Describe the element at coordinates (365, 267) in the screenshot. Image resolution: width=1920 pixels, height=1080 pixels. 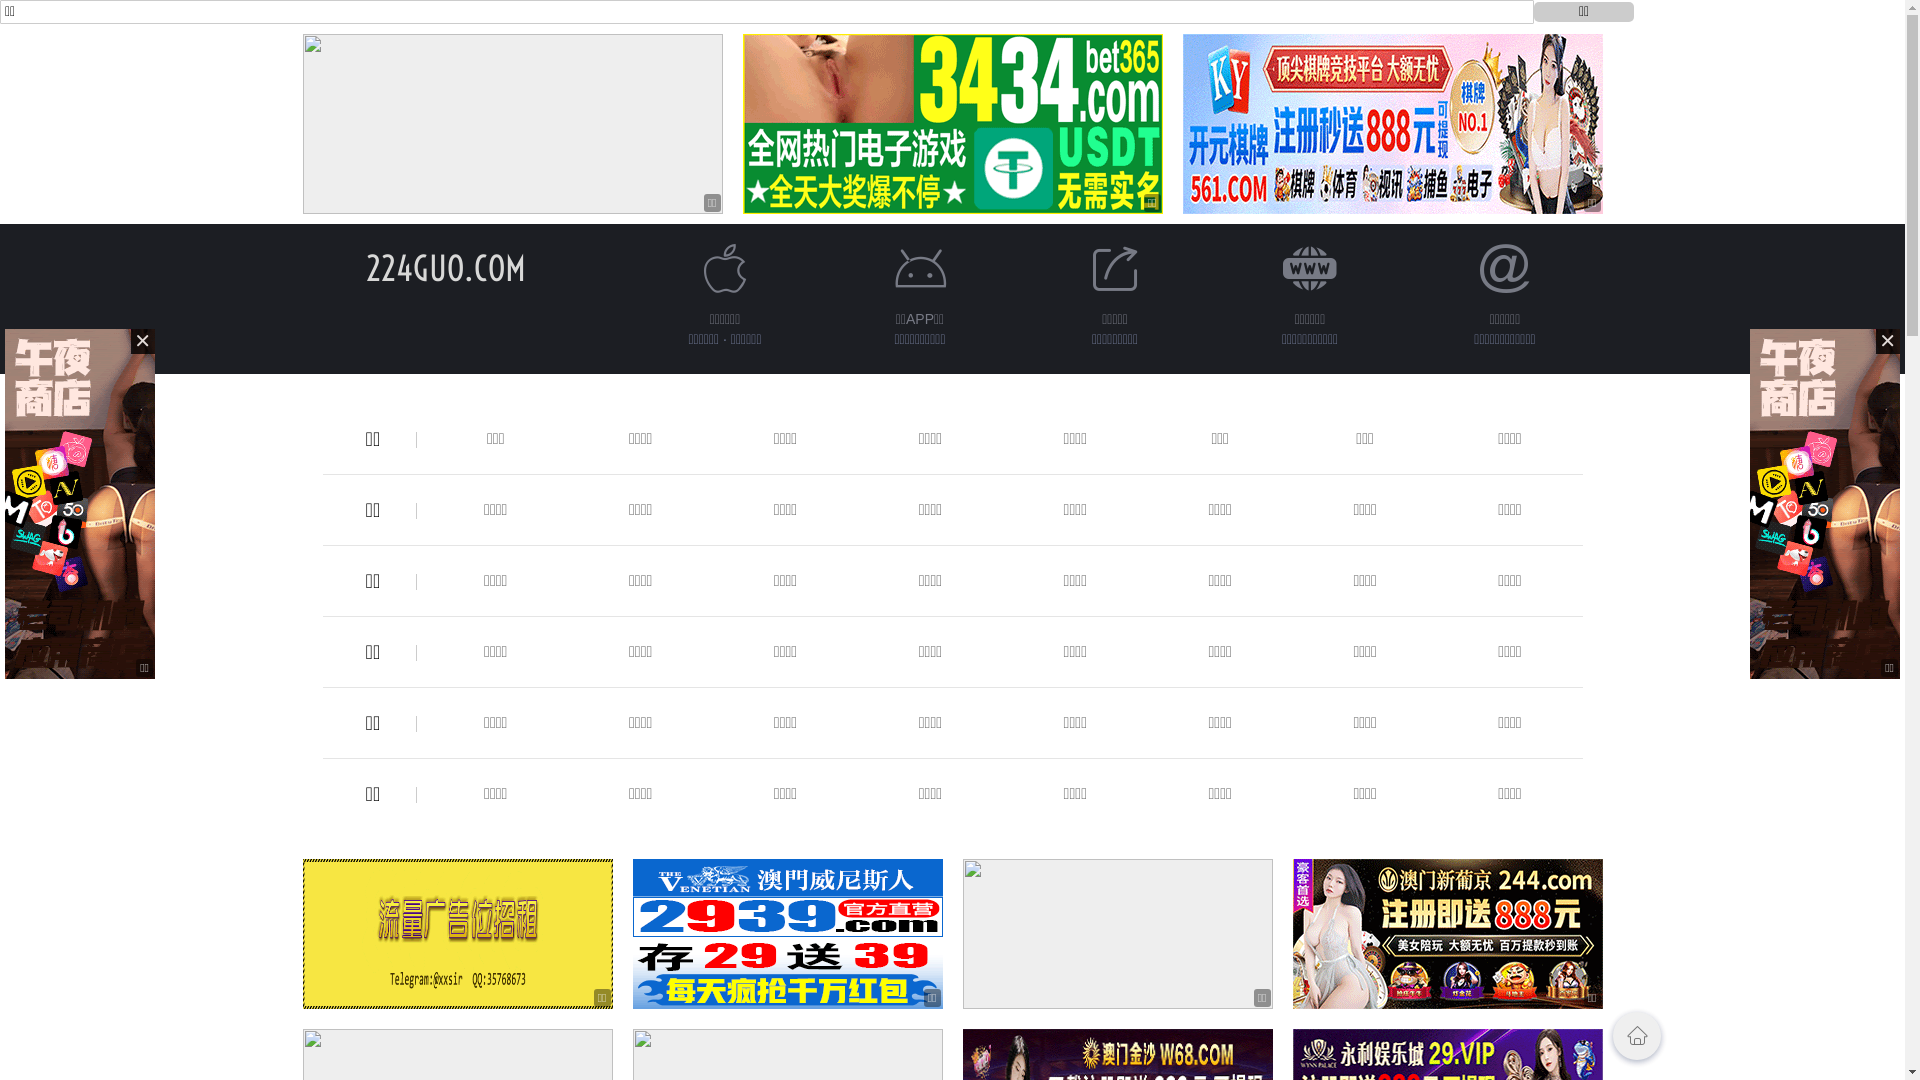
I see `'224GUO.COM'` at that location.